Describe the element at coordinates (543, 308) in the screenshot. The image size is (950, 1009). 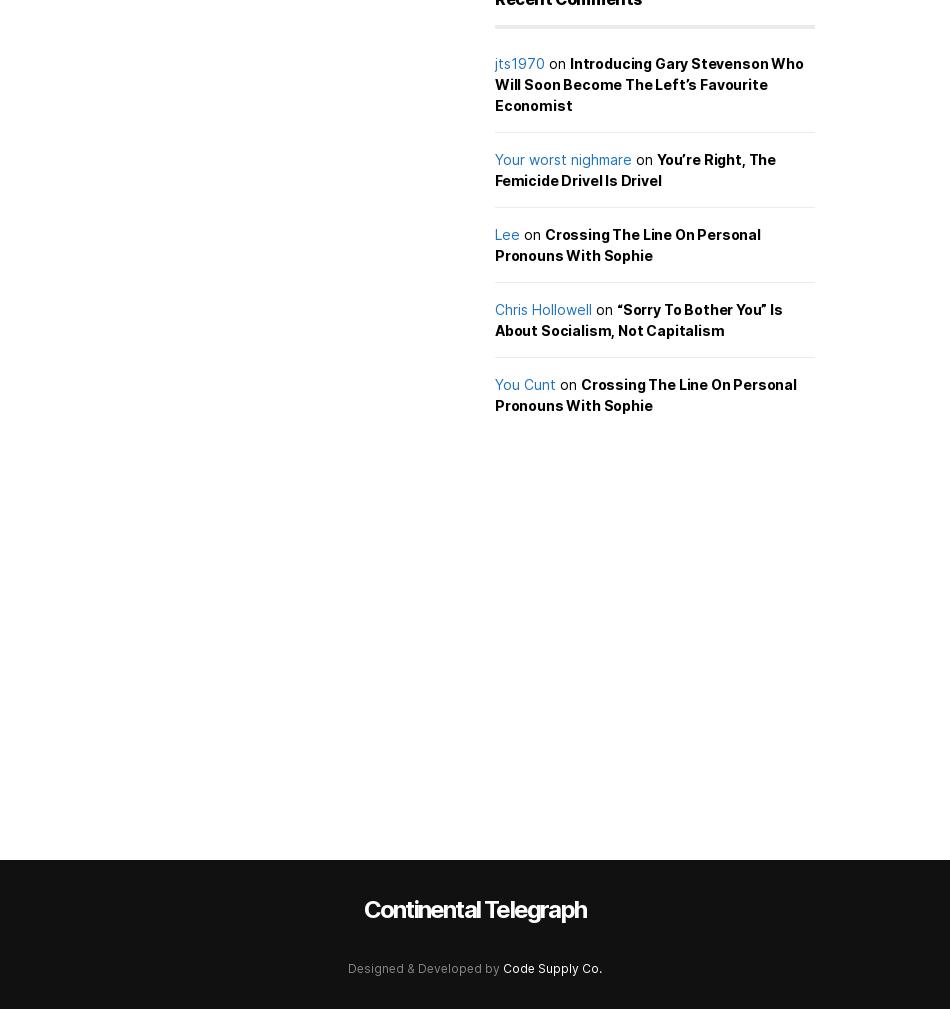
I see `'Chris Hollowell'` at that location.